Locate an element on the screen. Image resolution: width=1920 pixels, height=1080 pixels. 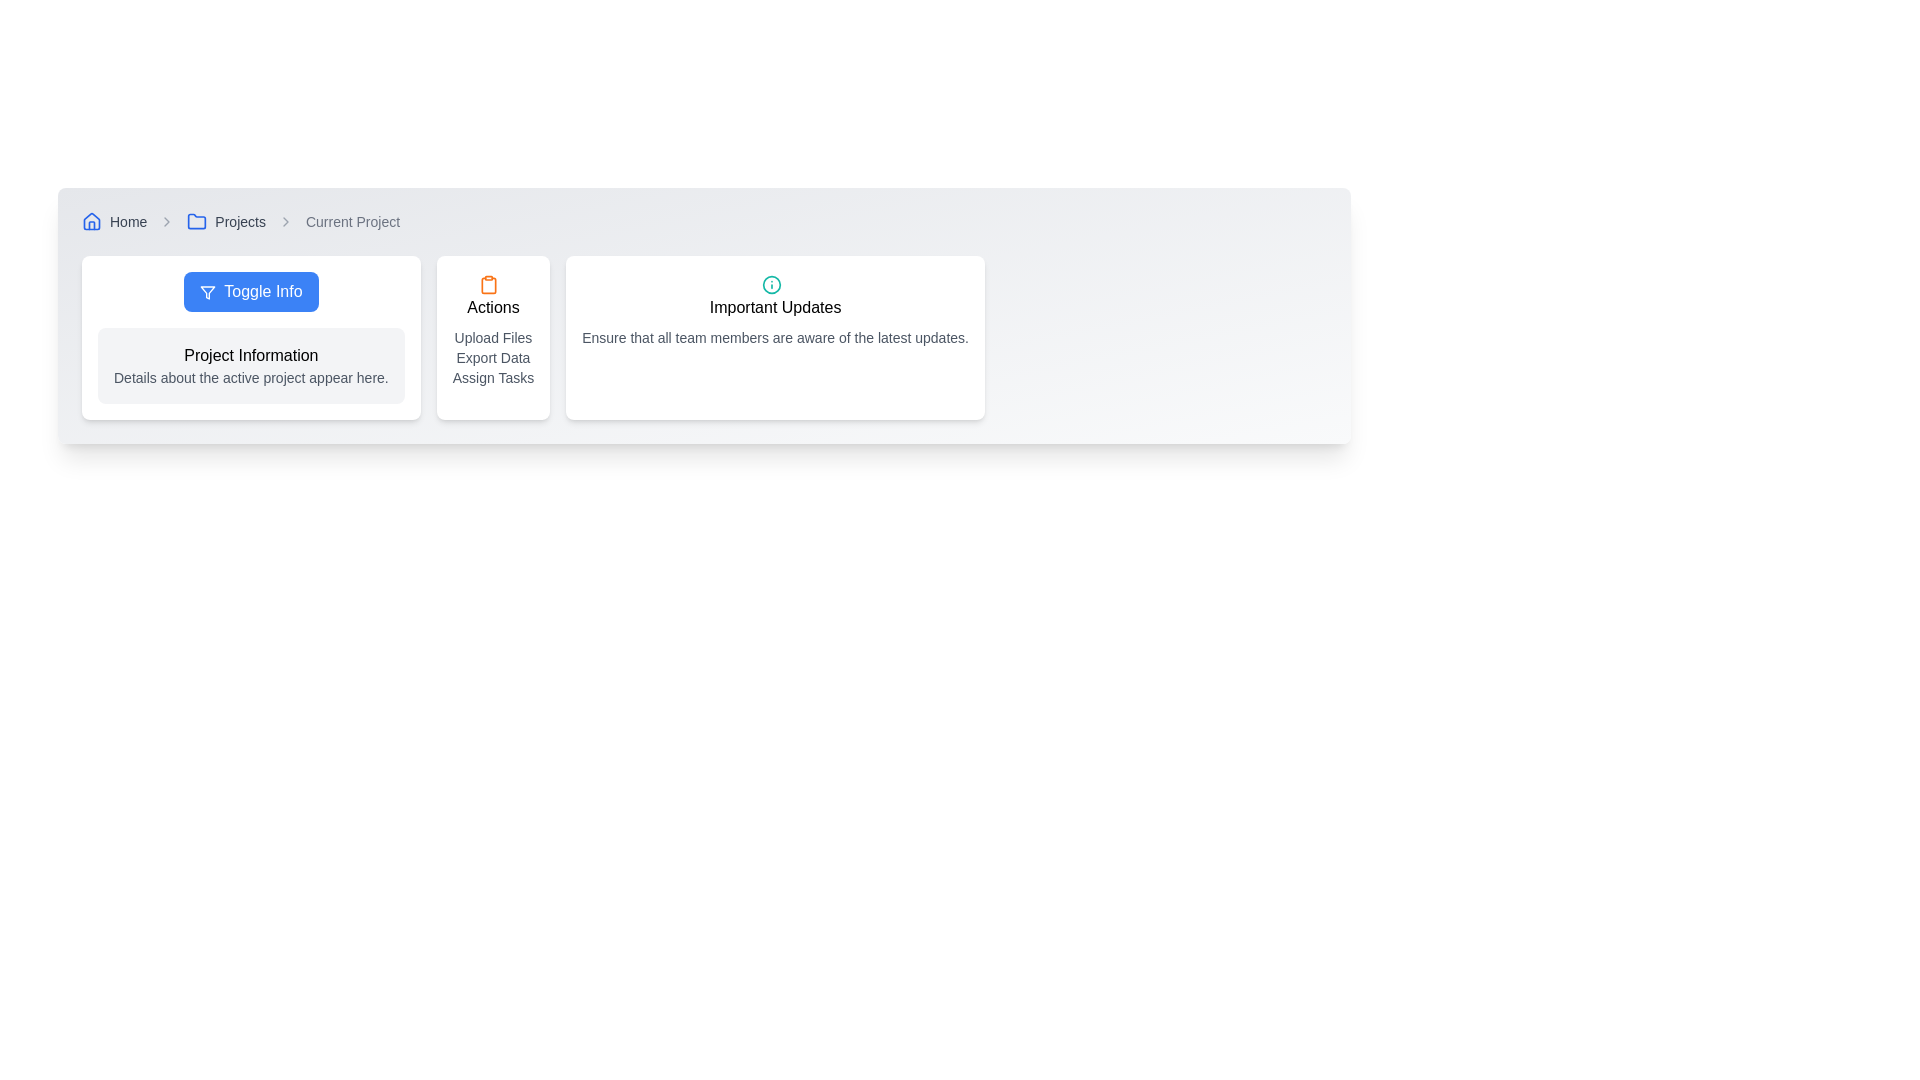
the blue 'Toggle Info' button with white text and a filter icon is located at coordinates (250, 292).